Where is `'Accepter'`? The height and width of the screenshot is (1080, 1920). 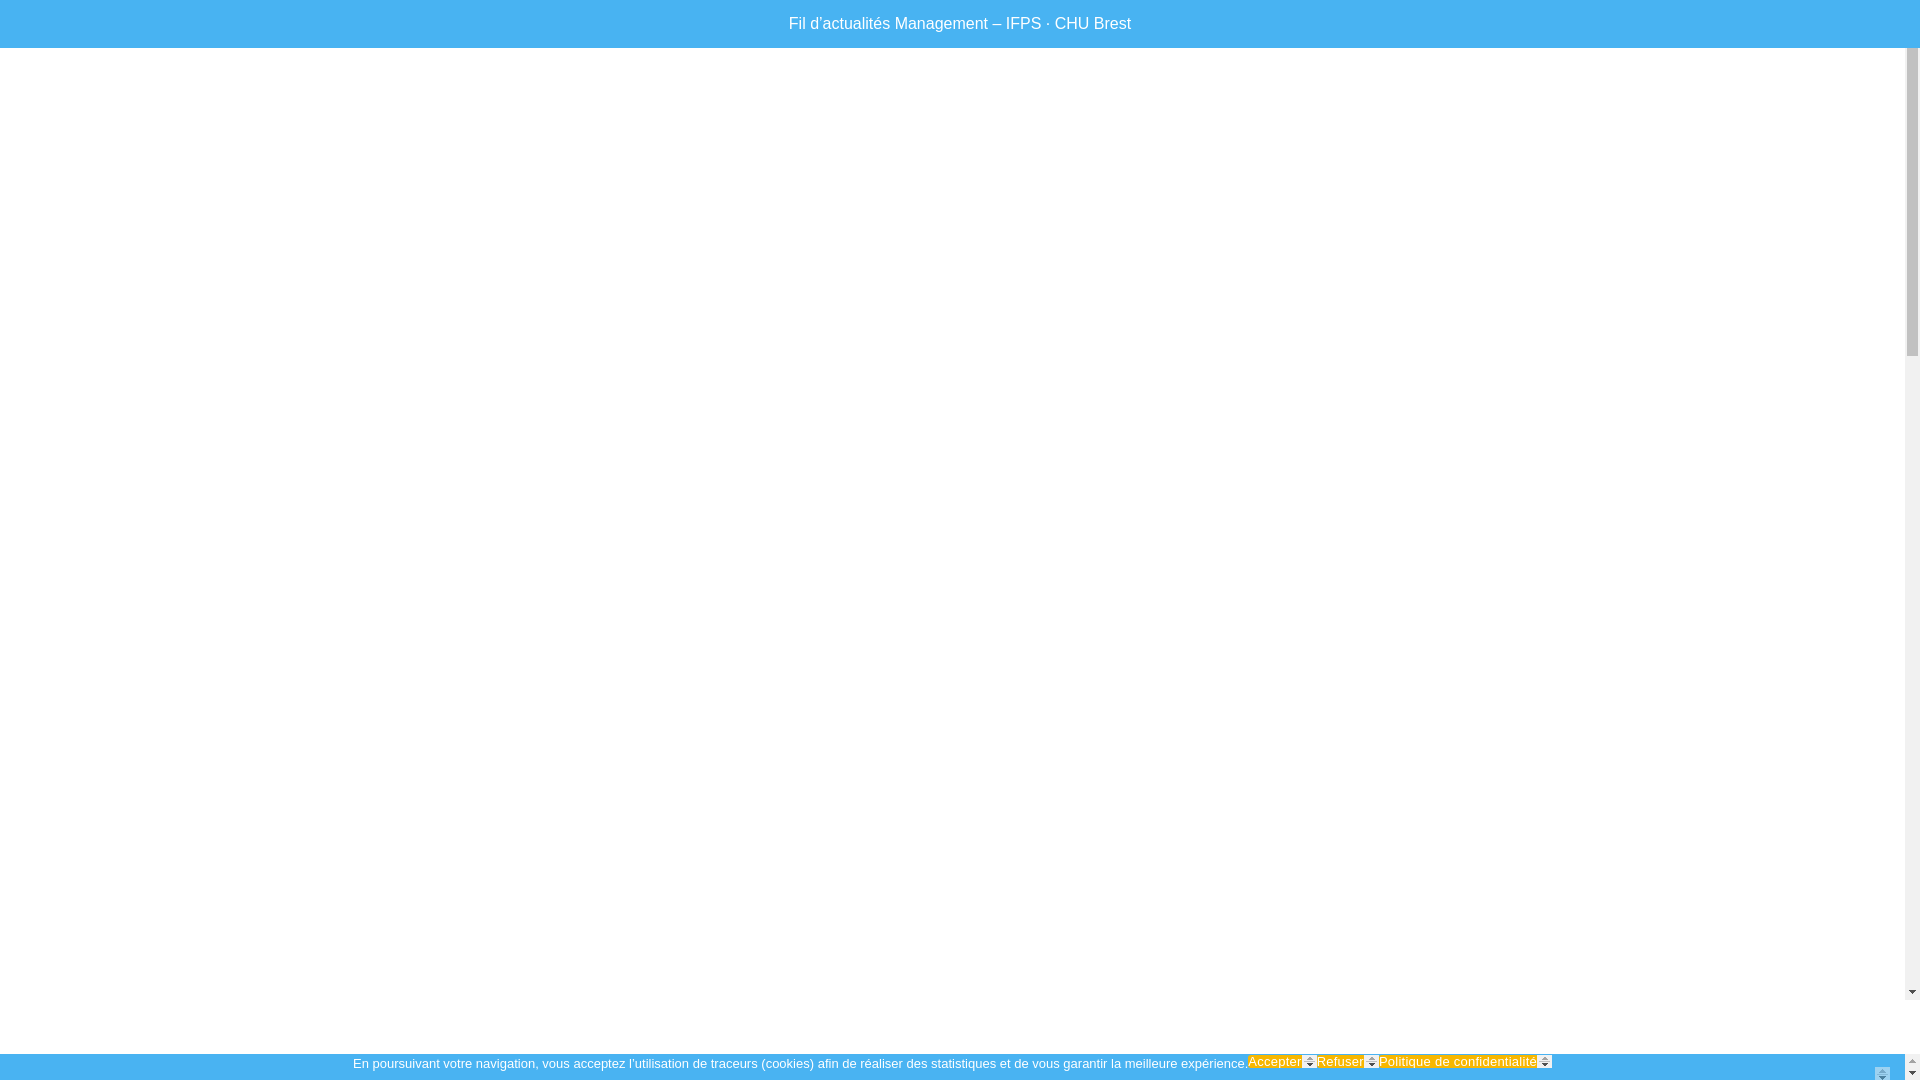
'Accepter' is located at coordinates (1281, 1060).